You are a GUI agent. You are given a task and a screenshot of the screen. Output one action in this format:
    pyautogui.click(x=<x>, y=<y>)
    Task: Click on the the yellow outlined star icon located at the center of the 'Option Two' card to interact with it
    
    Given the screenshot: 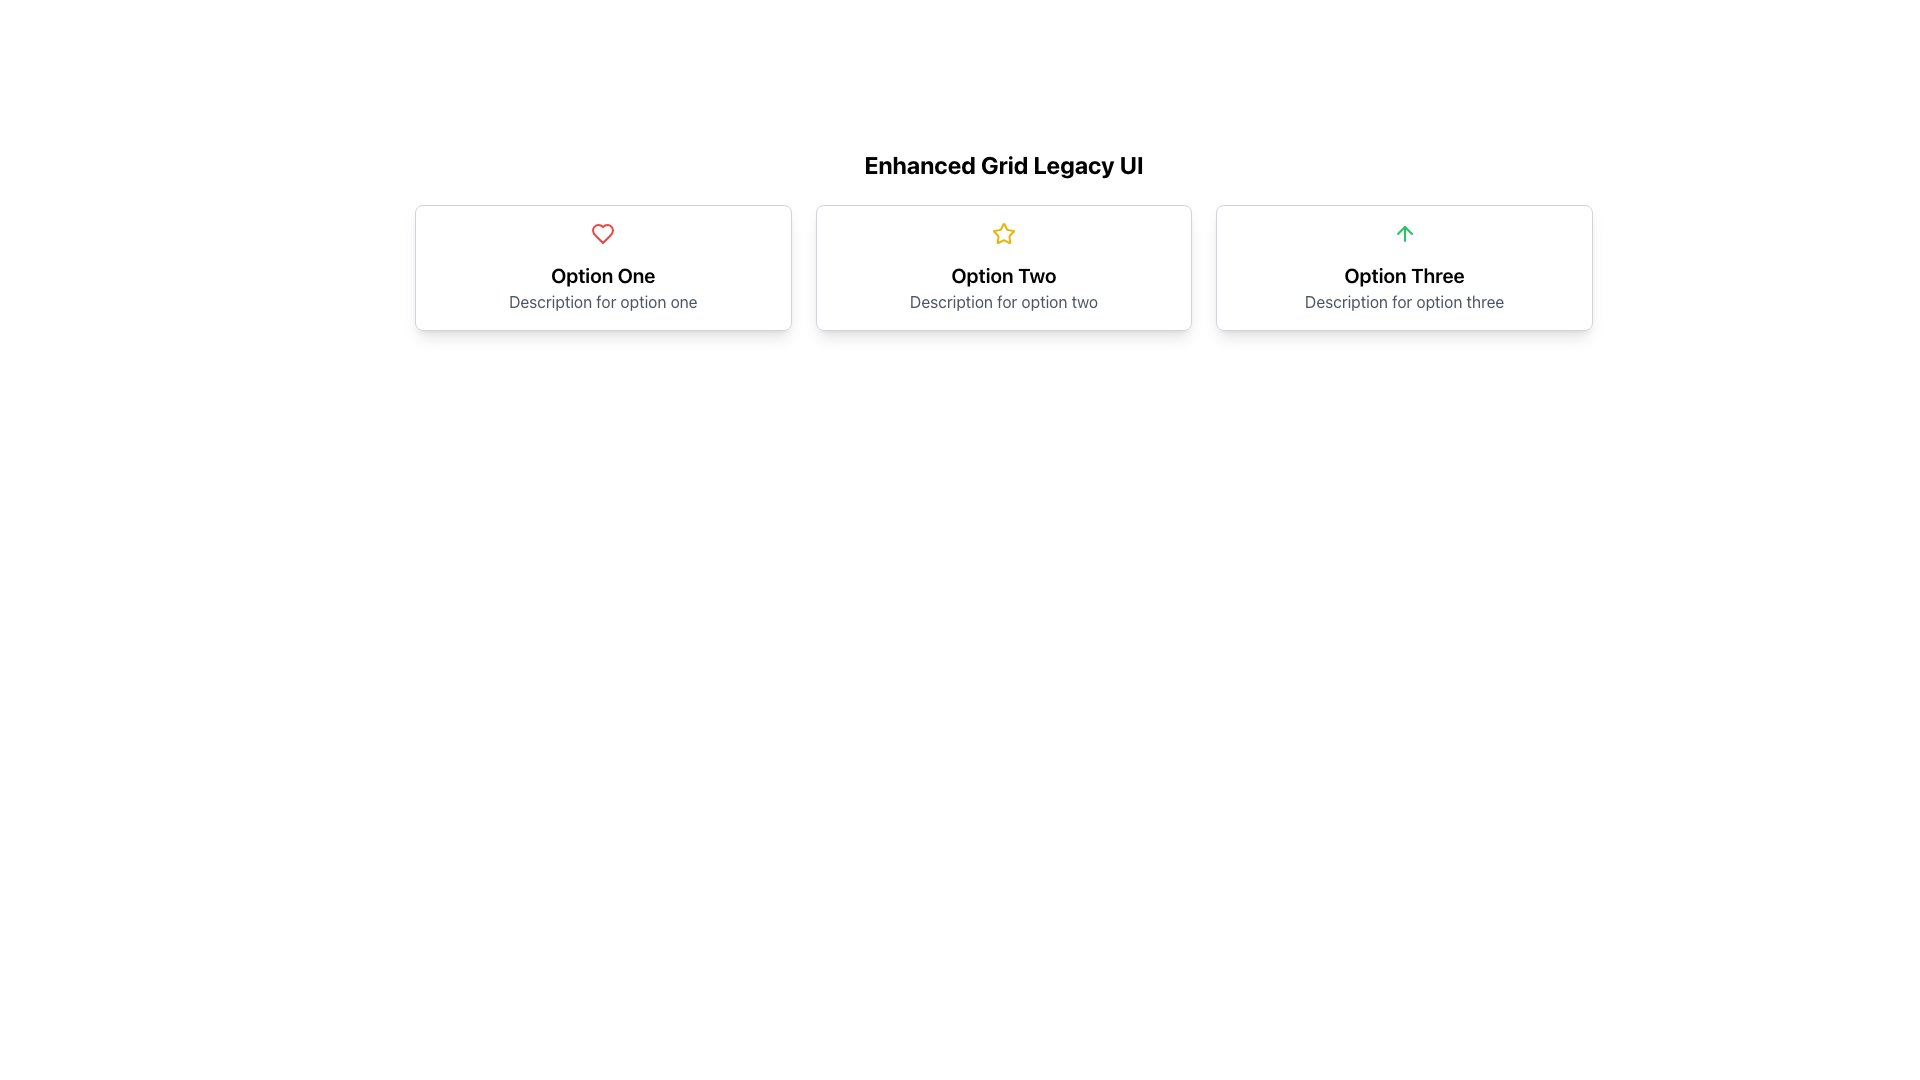 What is the action you would take?
    pyautogui.click(x=1003, y=233)
    